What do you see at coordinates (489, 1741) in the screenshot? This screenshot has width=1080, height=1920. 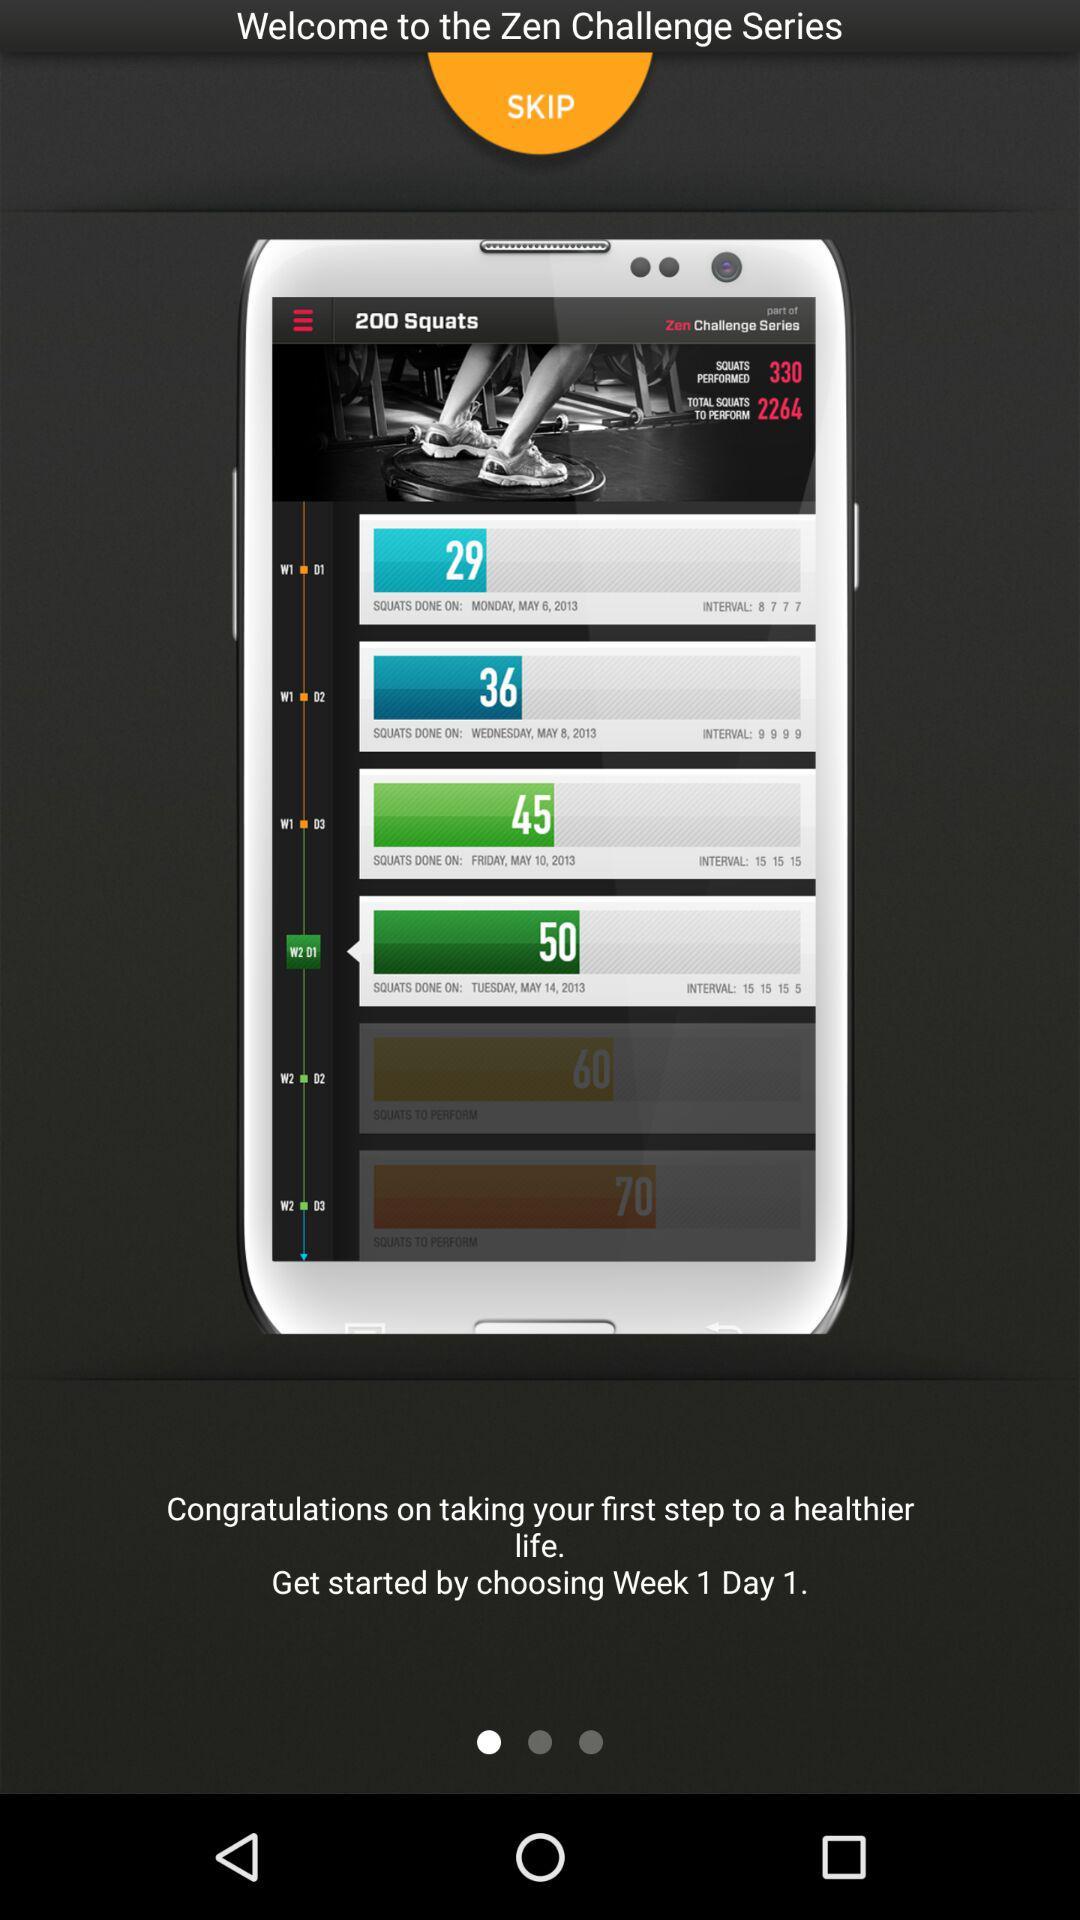 I see `app below congratulations on taking app` at bounding box center [489, 1741].